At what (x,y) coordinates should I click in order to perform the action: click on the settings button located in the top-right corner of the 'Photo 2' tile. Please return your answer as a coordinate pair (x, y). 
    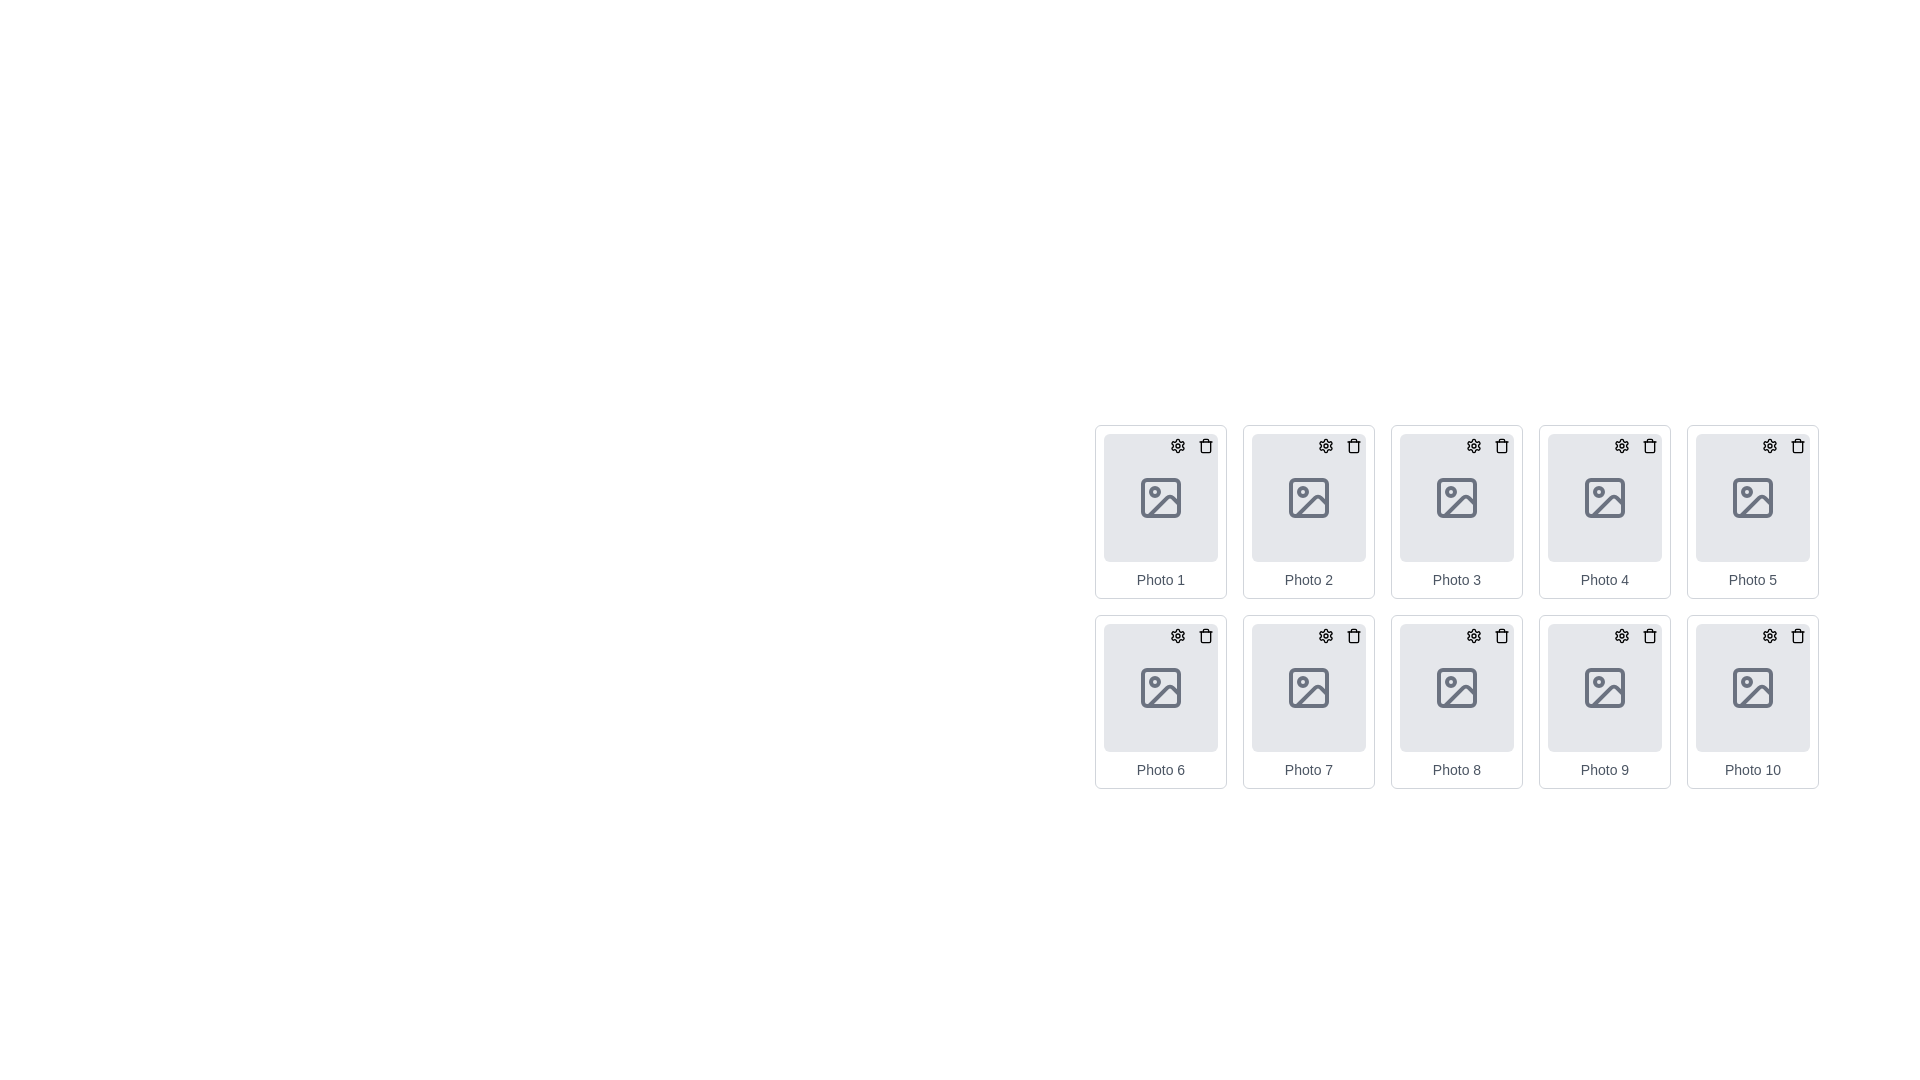
    Looking at the image, I should click on (1325, 445).